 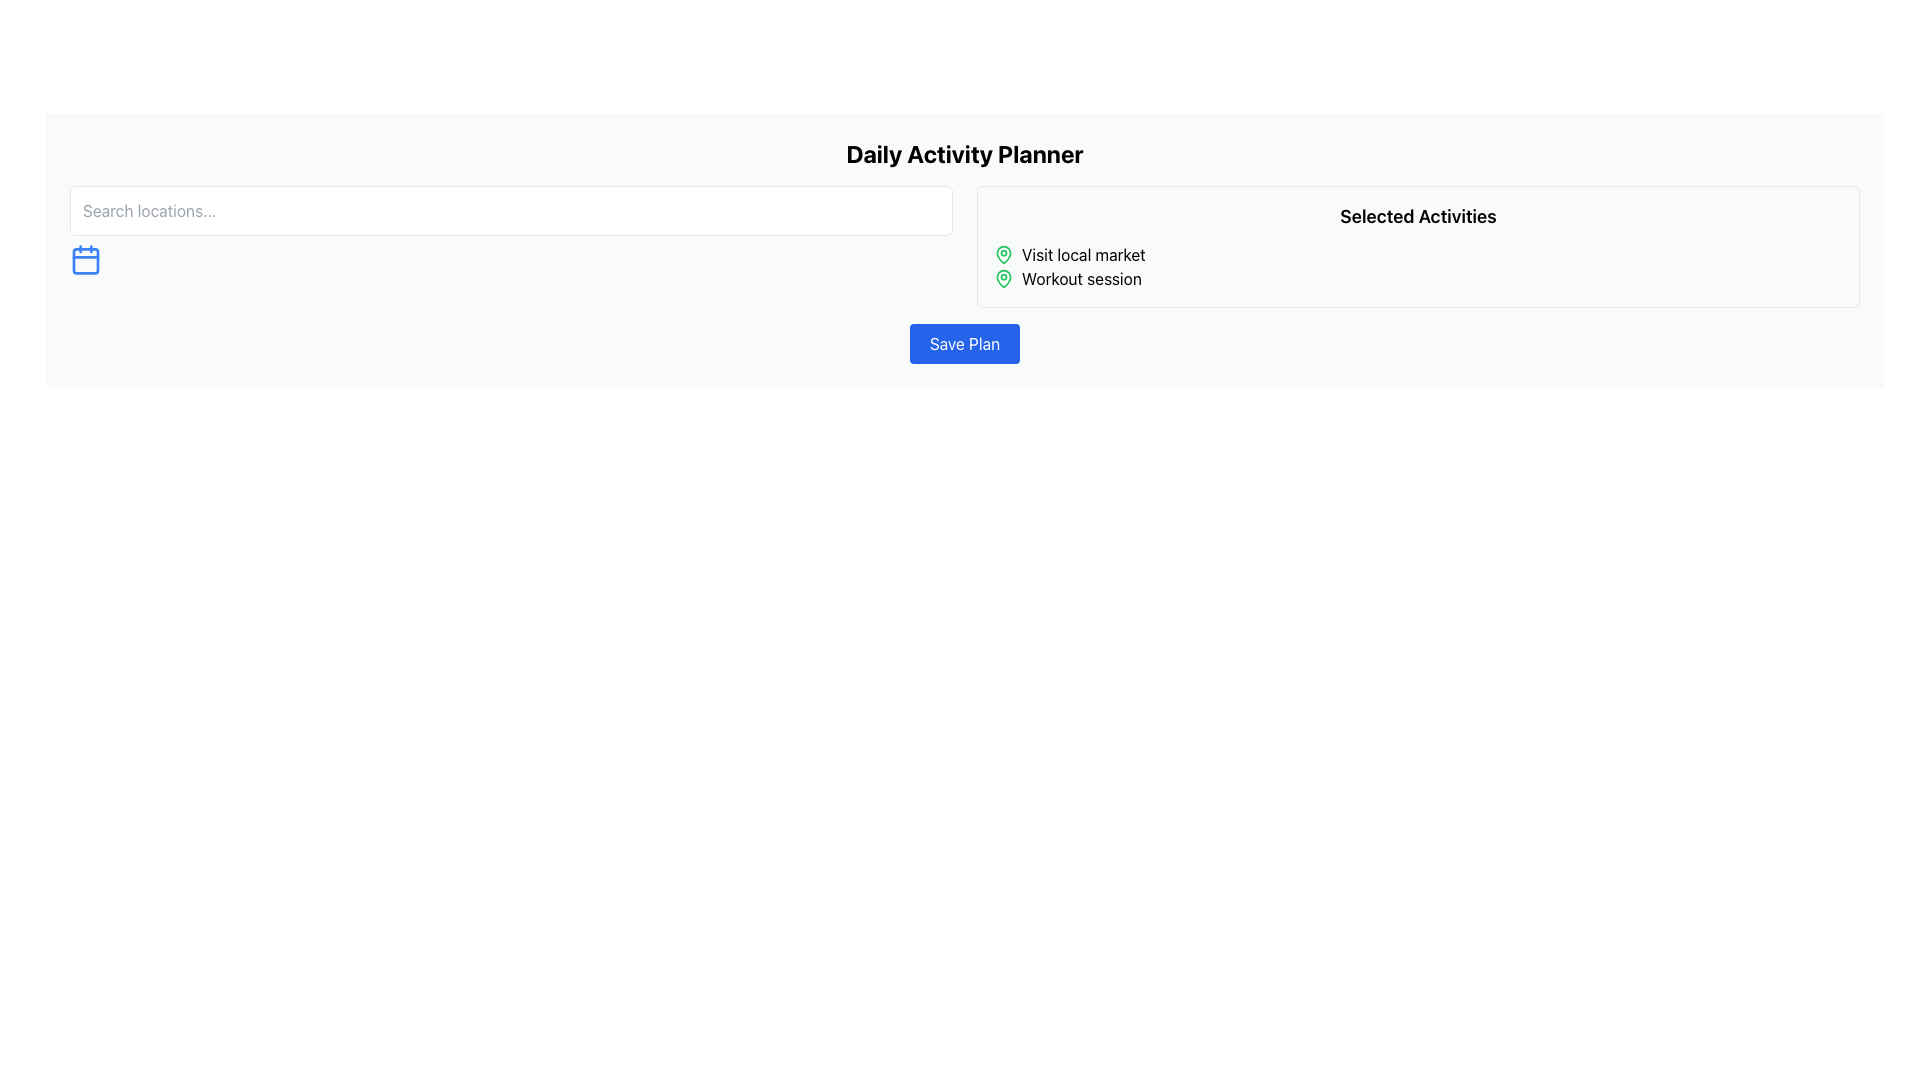 I want to click on text label located under 'Visit local market' in the 'Selected Activities' box, which identifies one of the selected activities in the daily activity planner, so click(x=1080, y=278).